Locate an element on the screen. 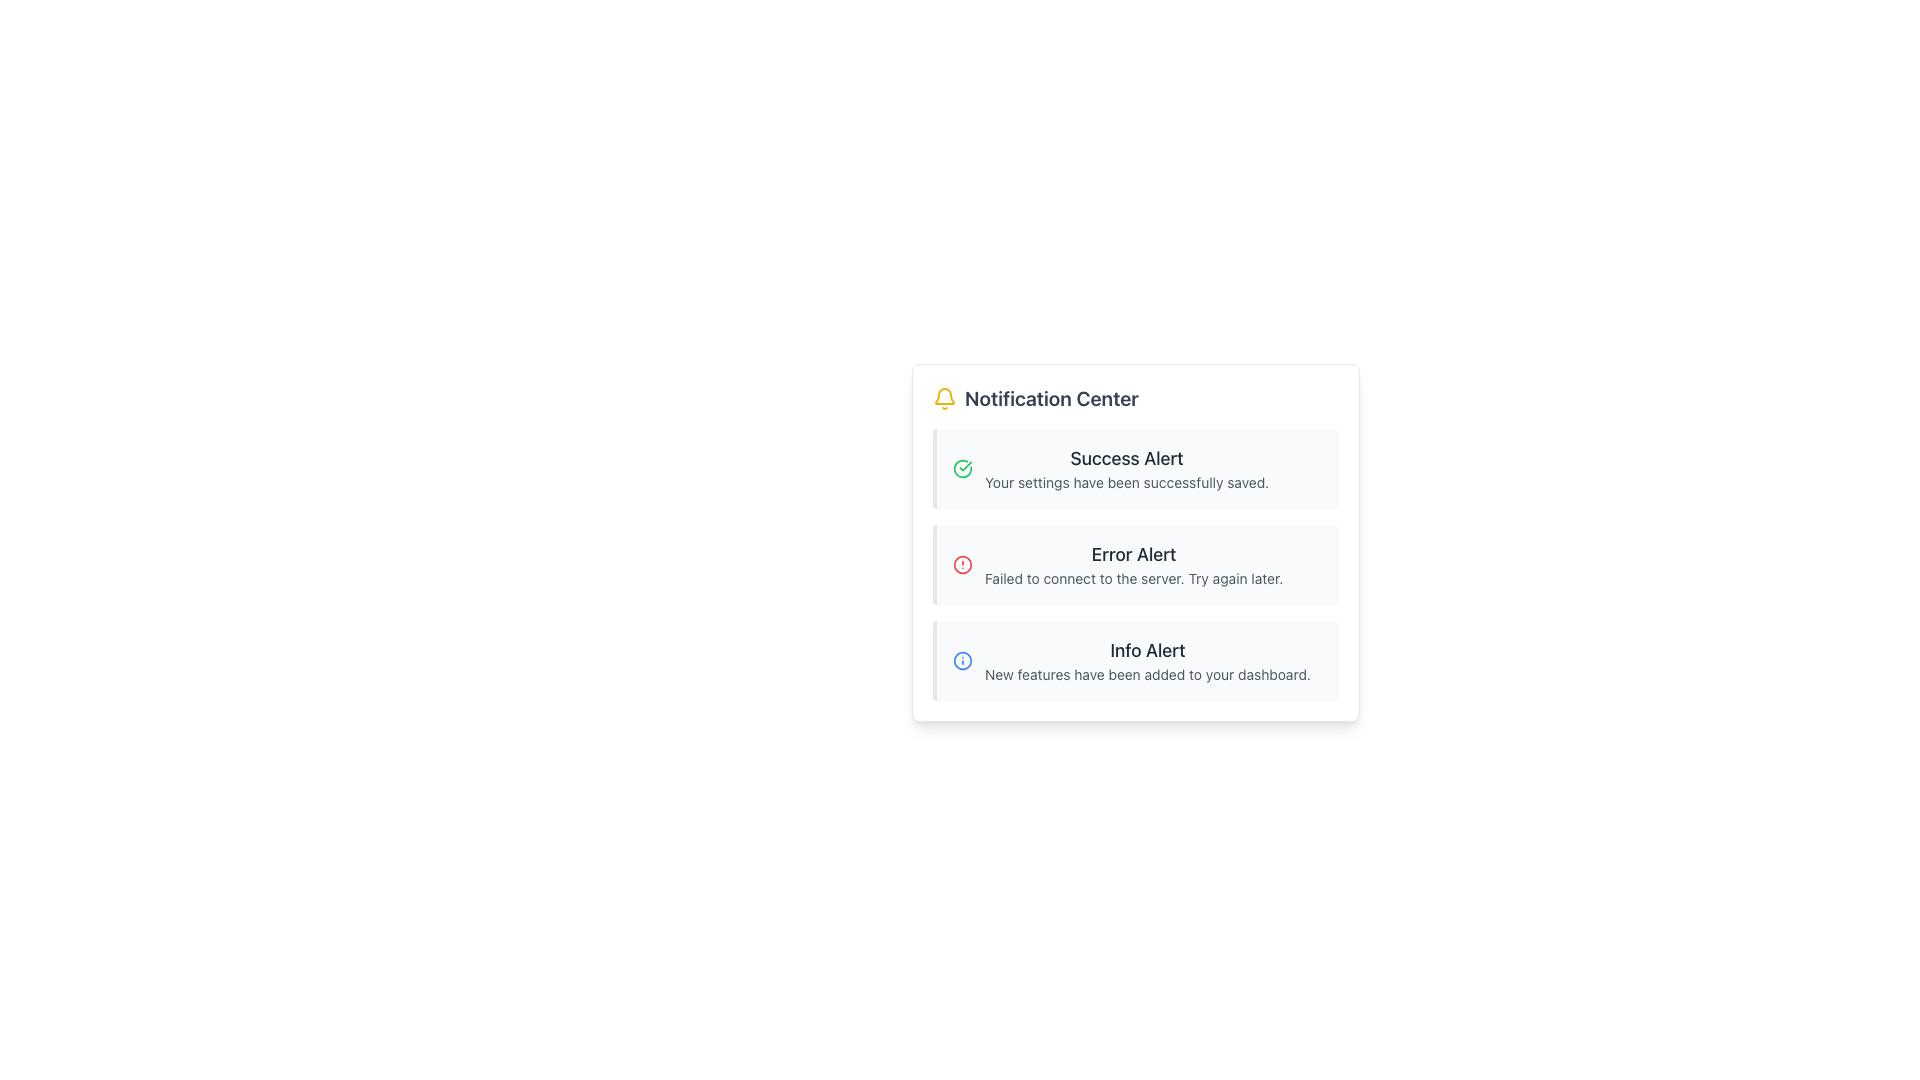  text content of the 'Notification Center' header, which is displayed in bold, dark gray font at the top of a white card interface is located at coordinates (1136, 398).